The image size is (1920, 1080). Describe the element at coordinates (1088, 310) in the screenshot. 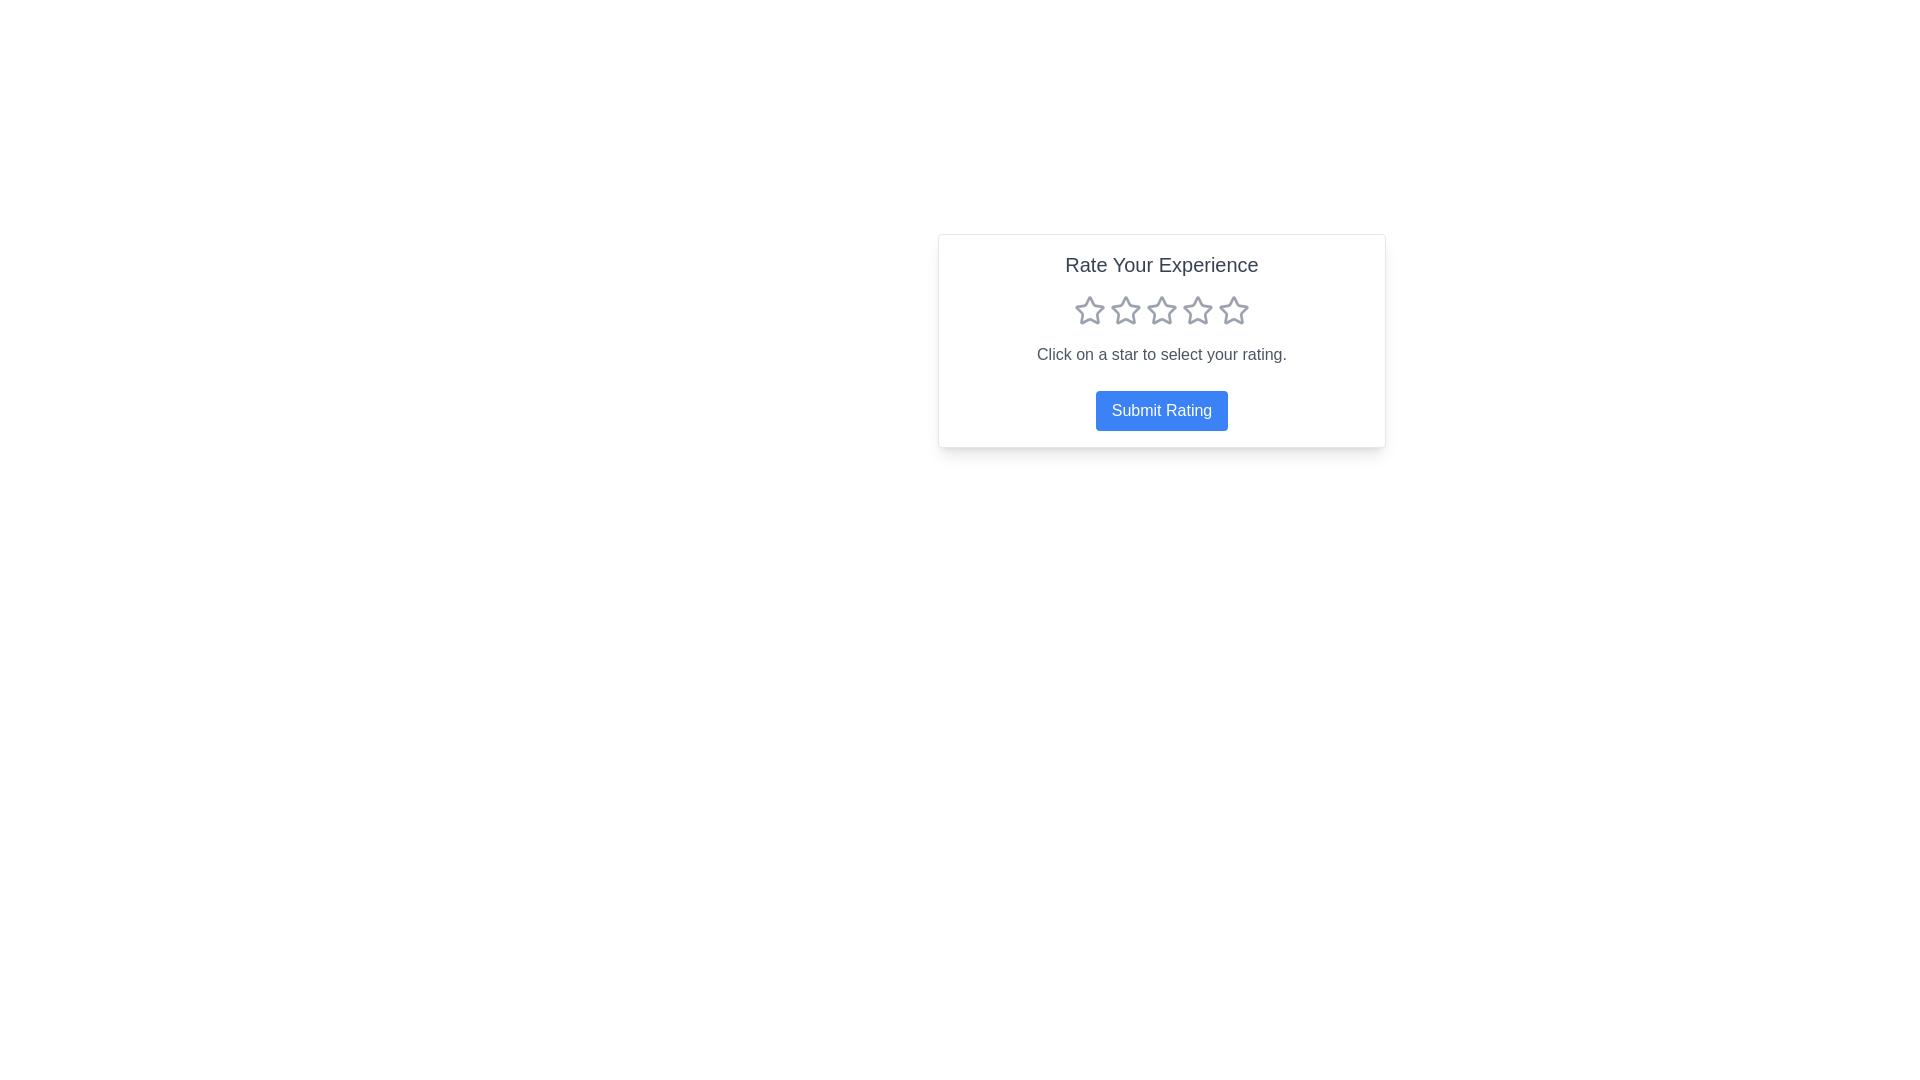

I see `the first rating star SVG element, which indicates the lowest positive rating in the five-star rating system, located beneath the text 'Rate Your Experience'` at that location.